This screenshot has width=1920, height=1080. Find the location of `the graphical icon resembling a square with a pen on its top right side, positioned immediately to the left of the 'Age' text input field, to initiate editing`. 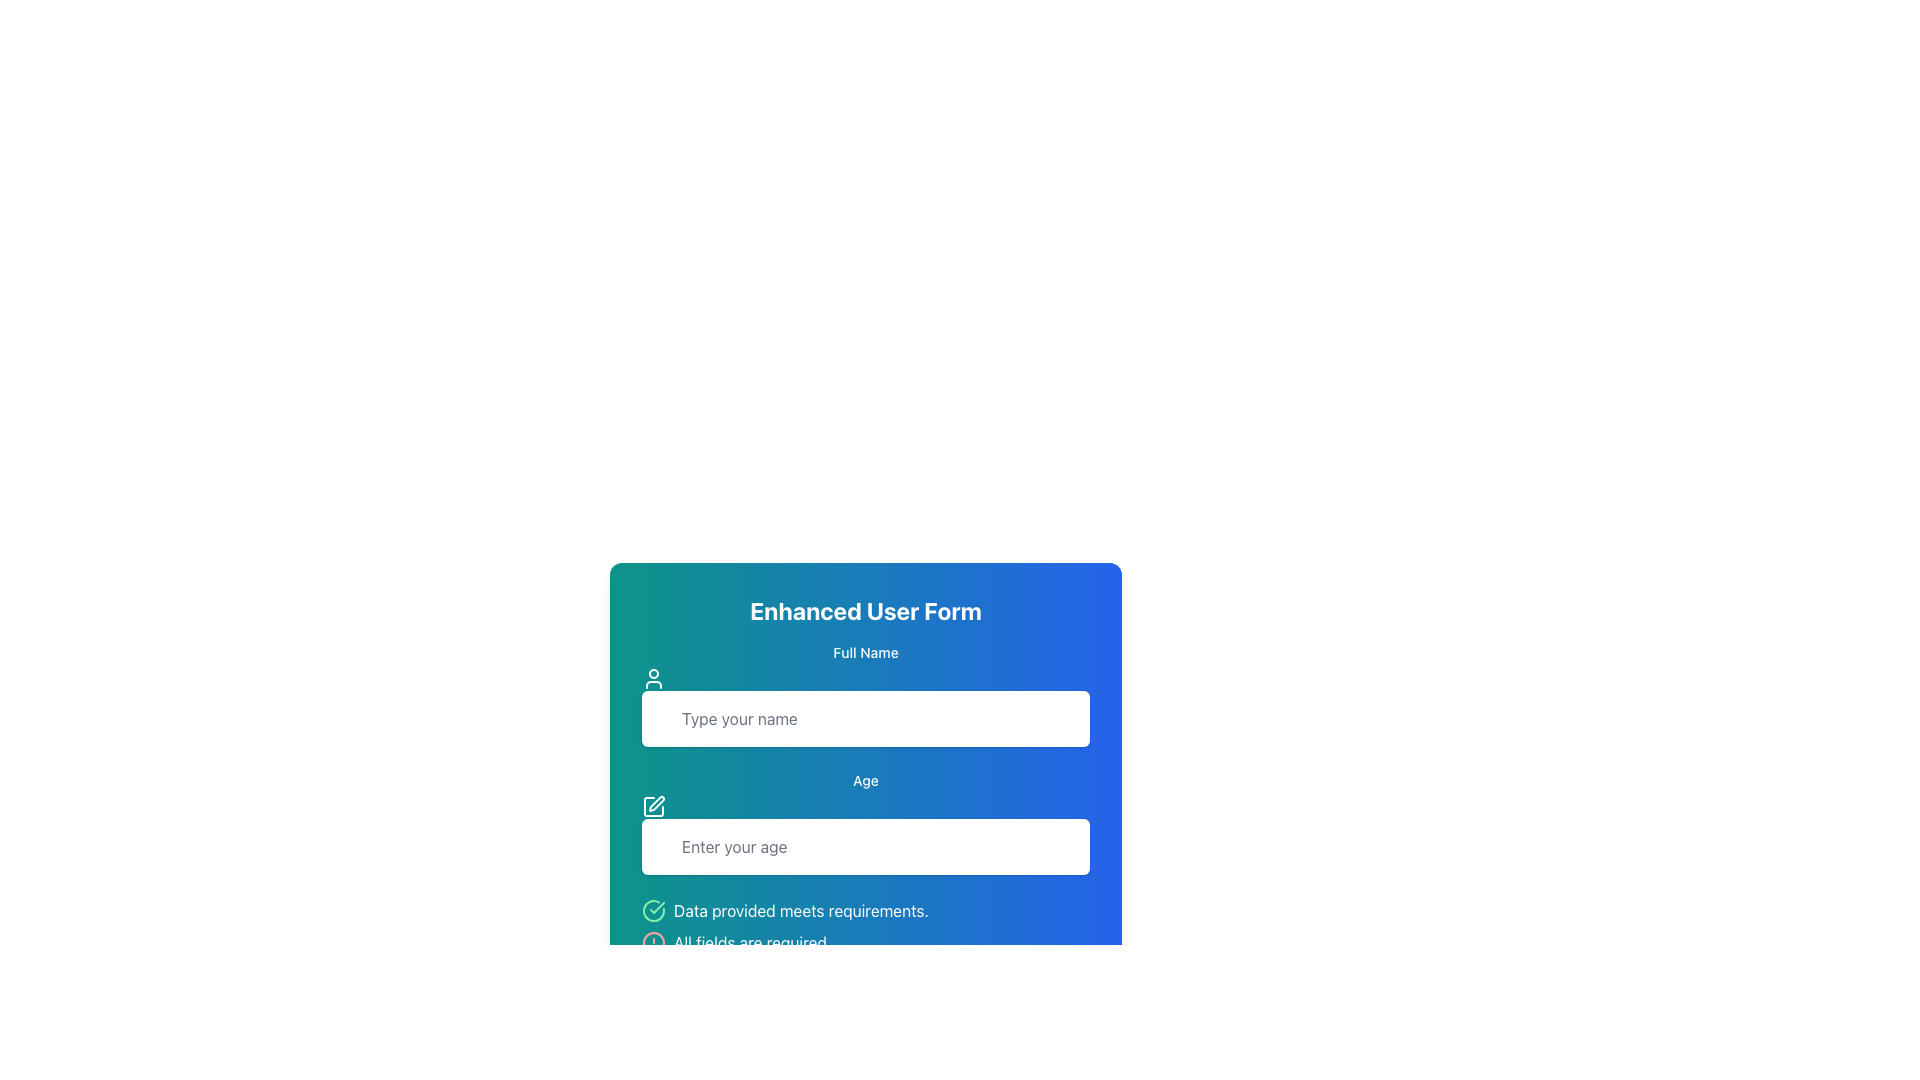

the graphical icon resembling a square with a pen on its top right side, positioned immediately to the left of the 'Age' text input field, to initiate editing is located at coordinates (653, 805).